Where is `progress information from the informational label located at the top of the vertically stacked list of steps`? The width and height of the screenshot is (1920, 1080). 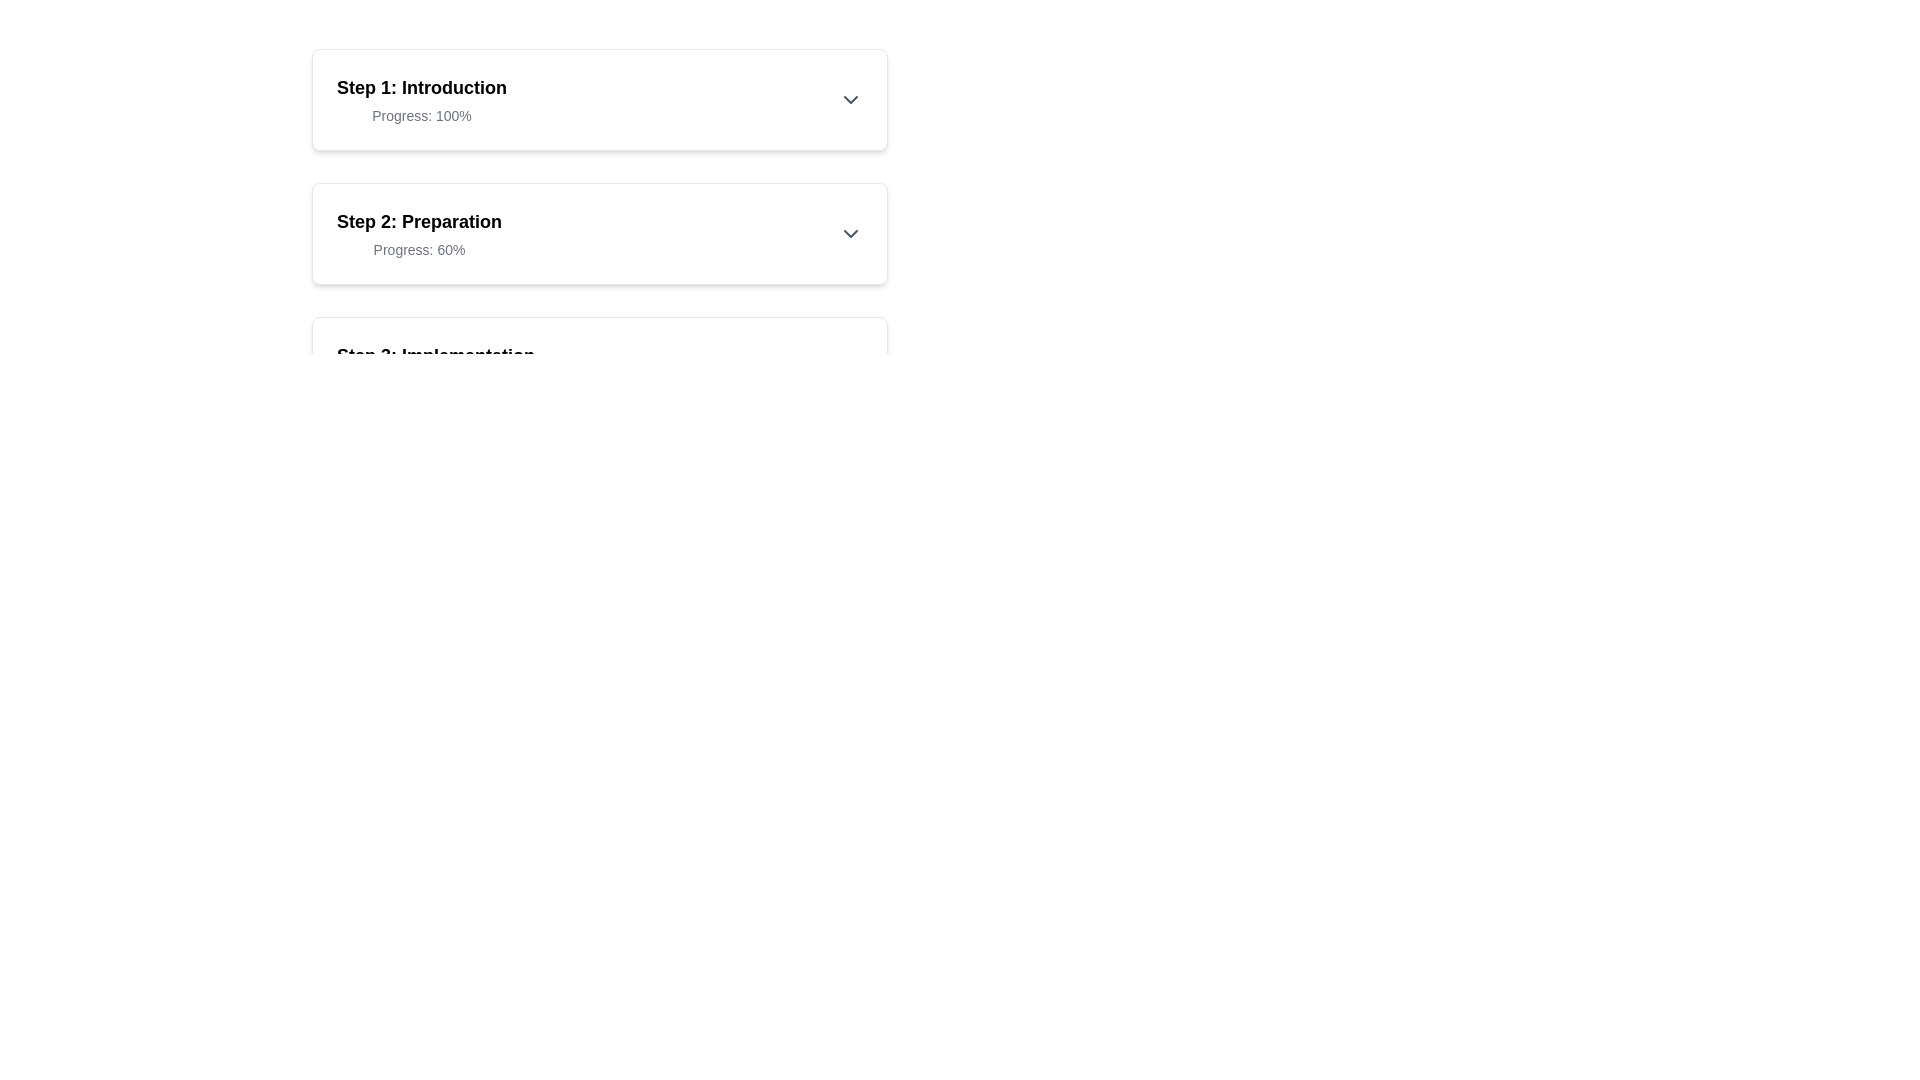 progress information from the informational label located at the top of the vertically stacked list of steps is located at coordinates (421, 100).